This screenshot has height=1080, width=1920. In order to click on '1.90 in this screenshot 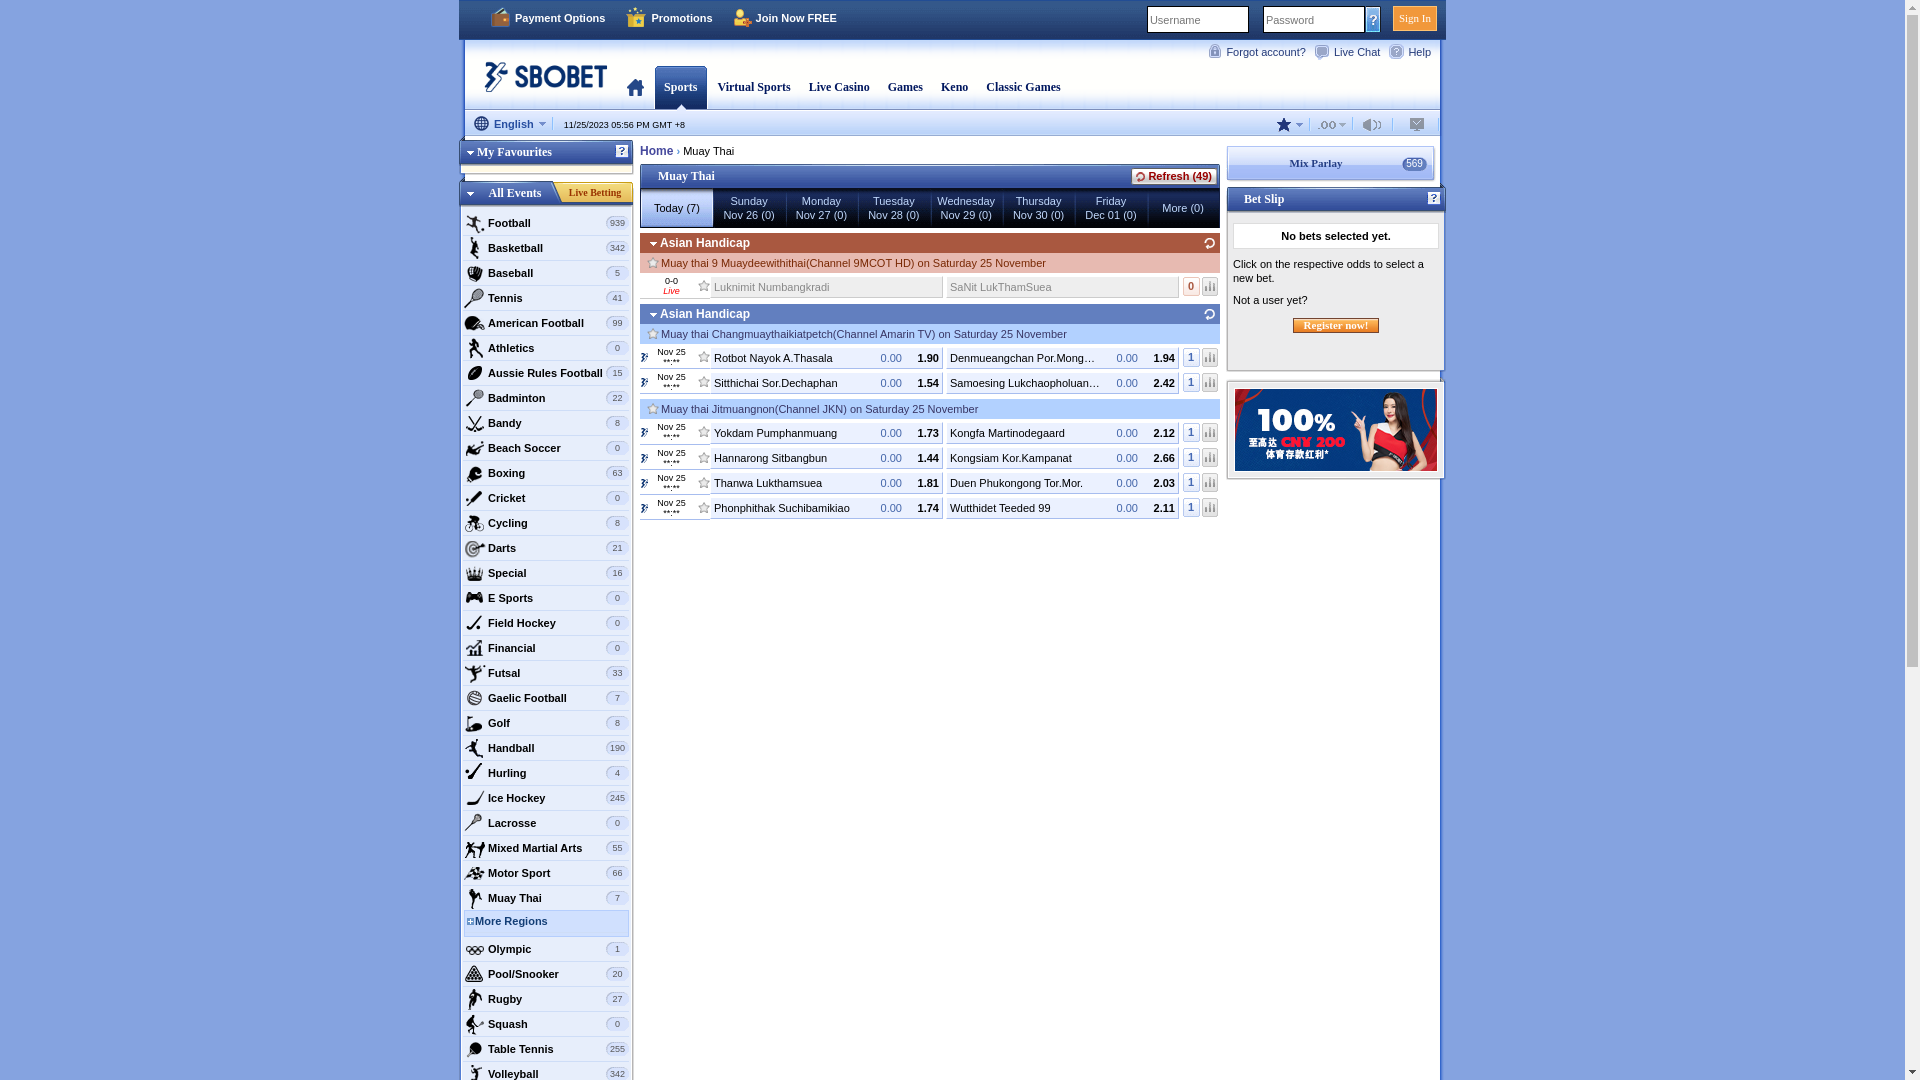, I will do `click(710, 356)`.